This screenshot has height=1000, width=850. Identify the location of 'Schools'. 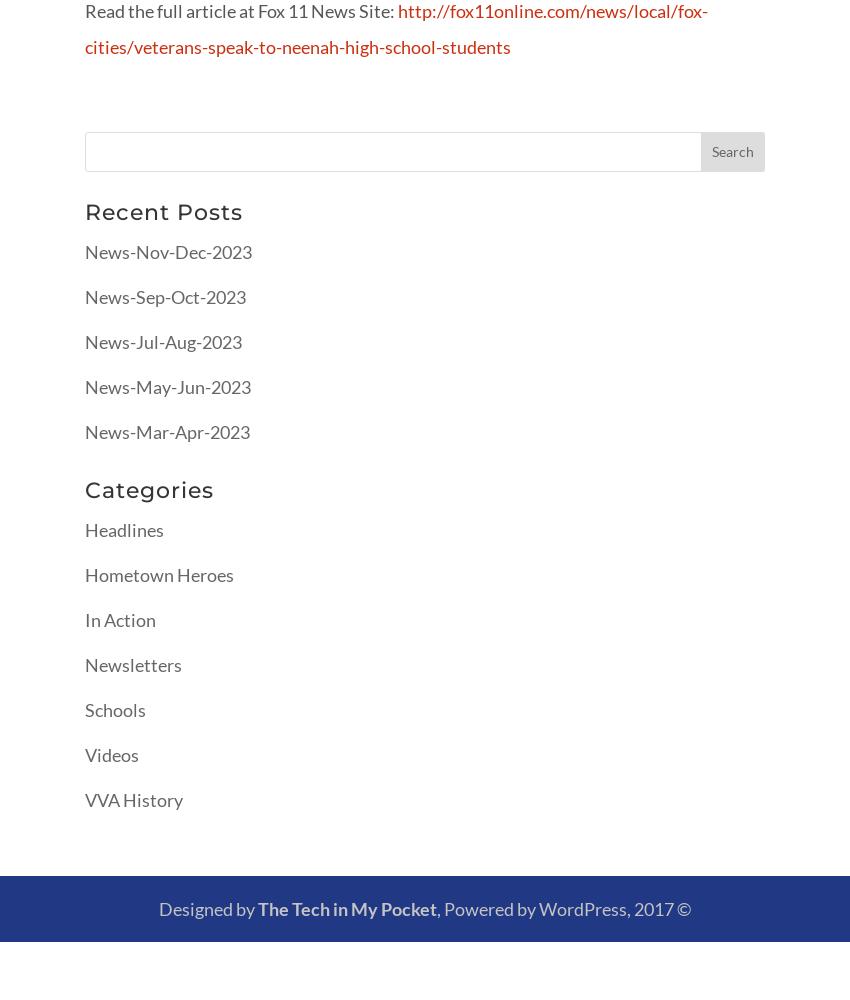
(114, 708).